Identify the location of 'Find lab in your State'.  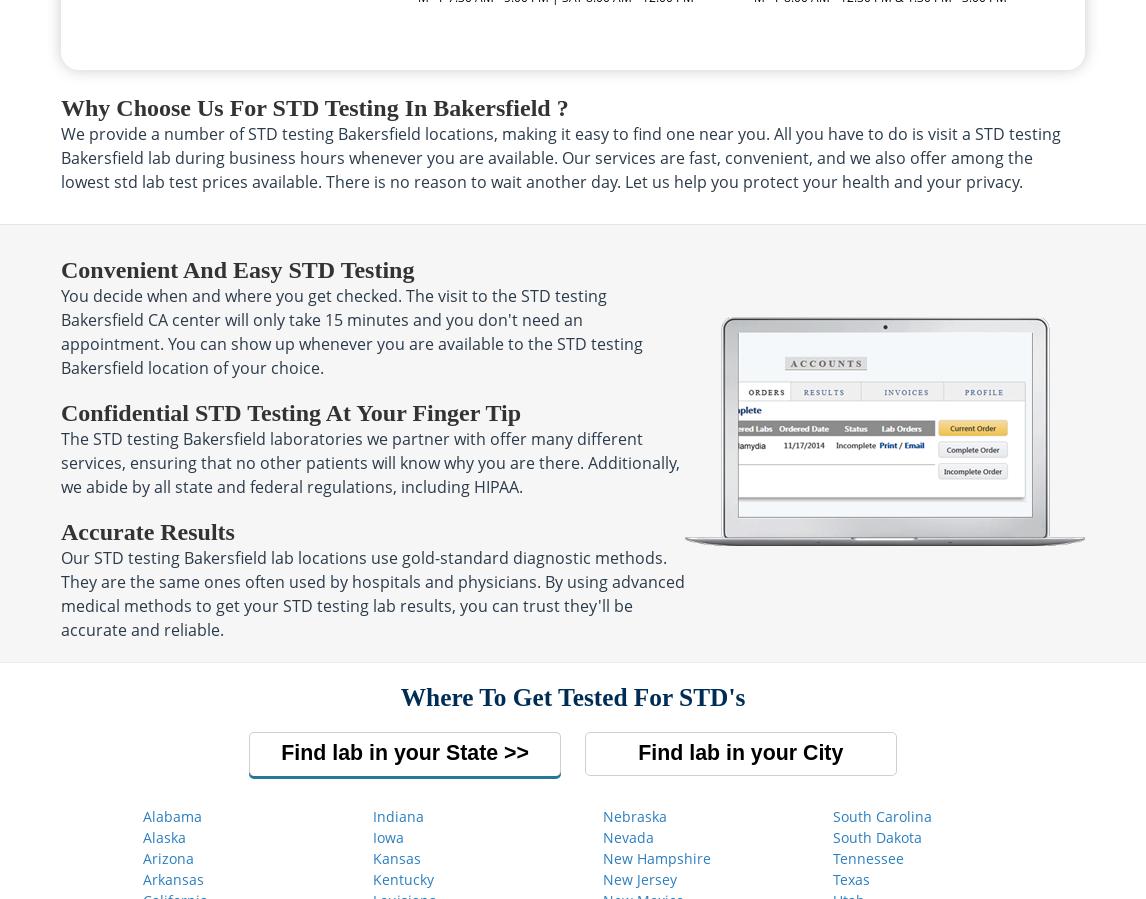
(391, 752).